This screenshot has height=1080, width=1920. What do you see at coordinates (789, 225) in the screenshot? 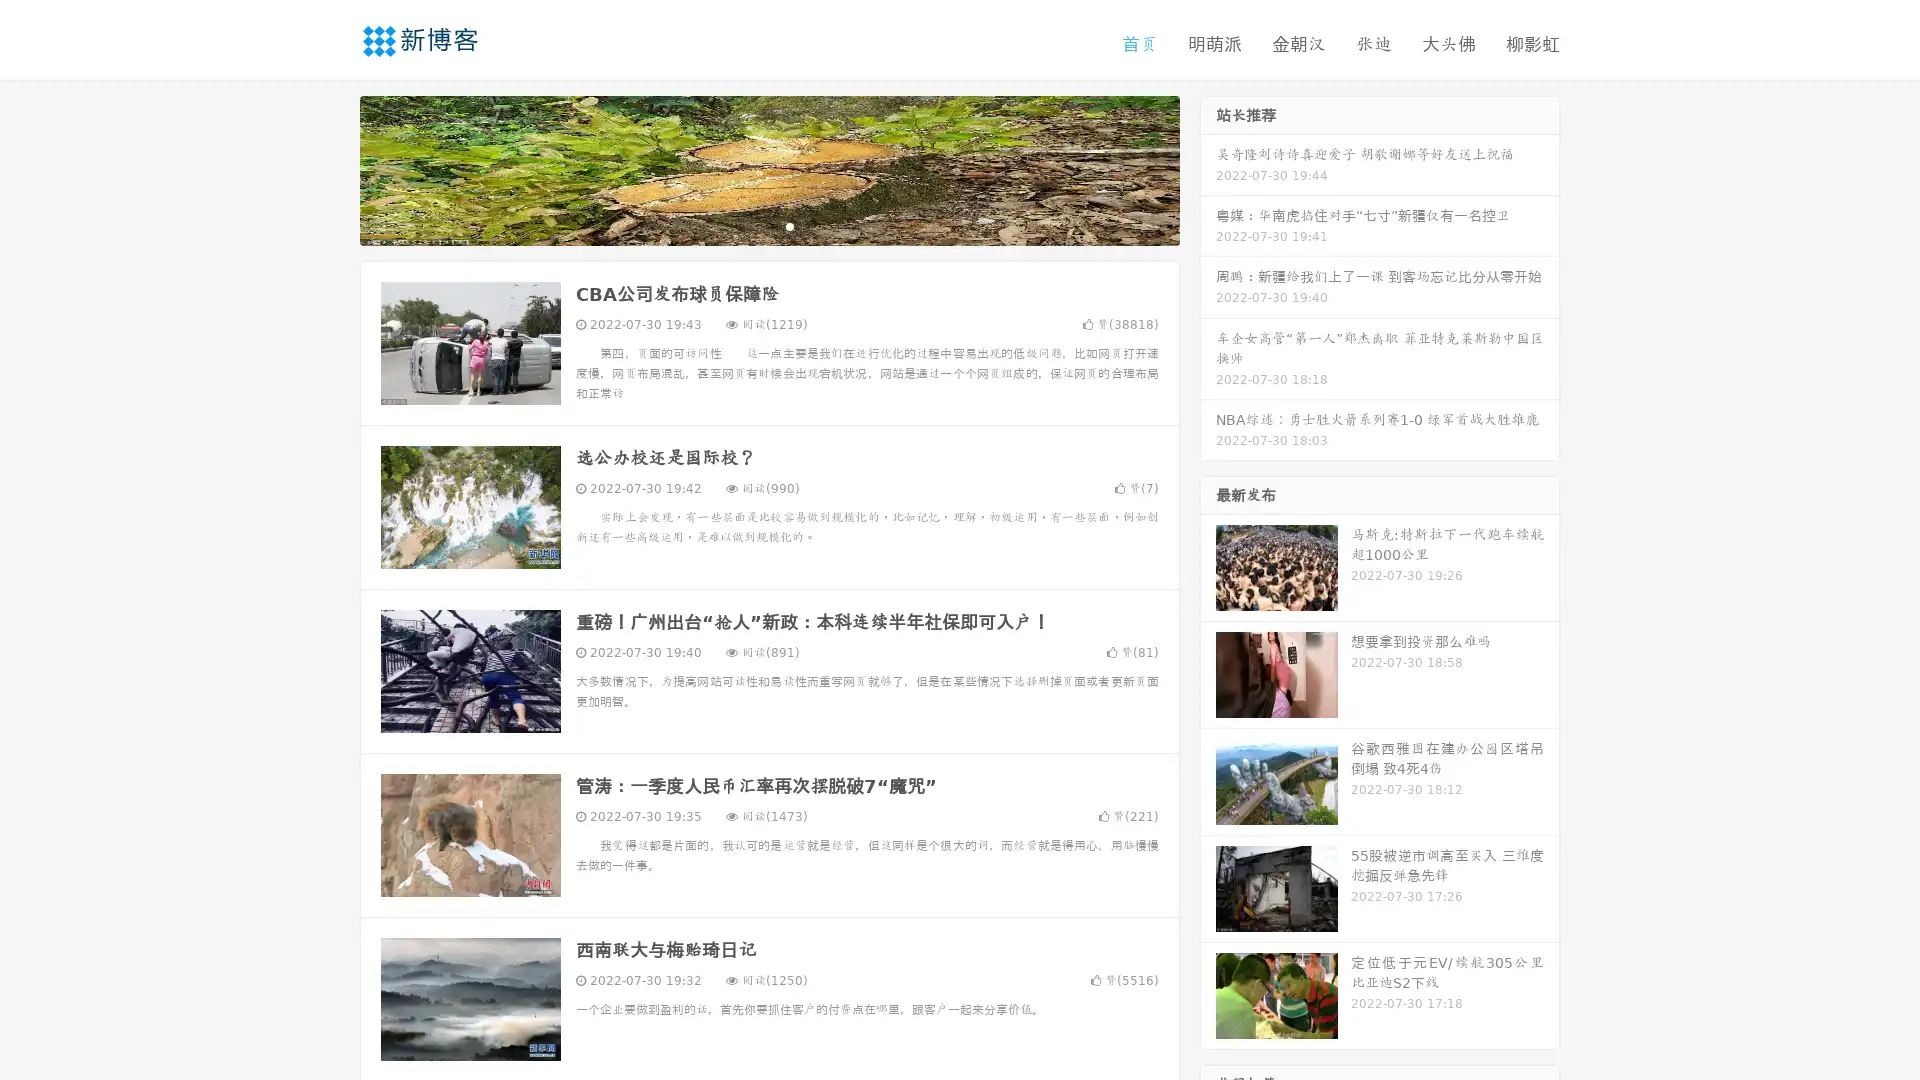
I see `Go to slide 3` at bounding box center [789, 225].